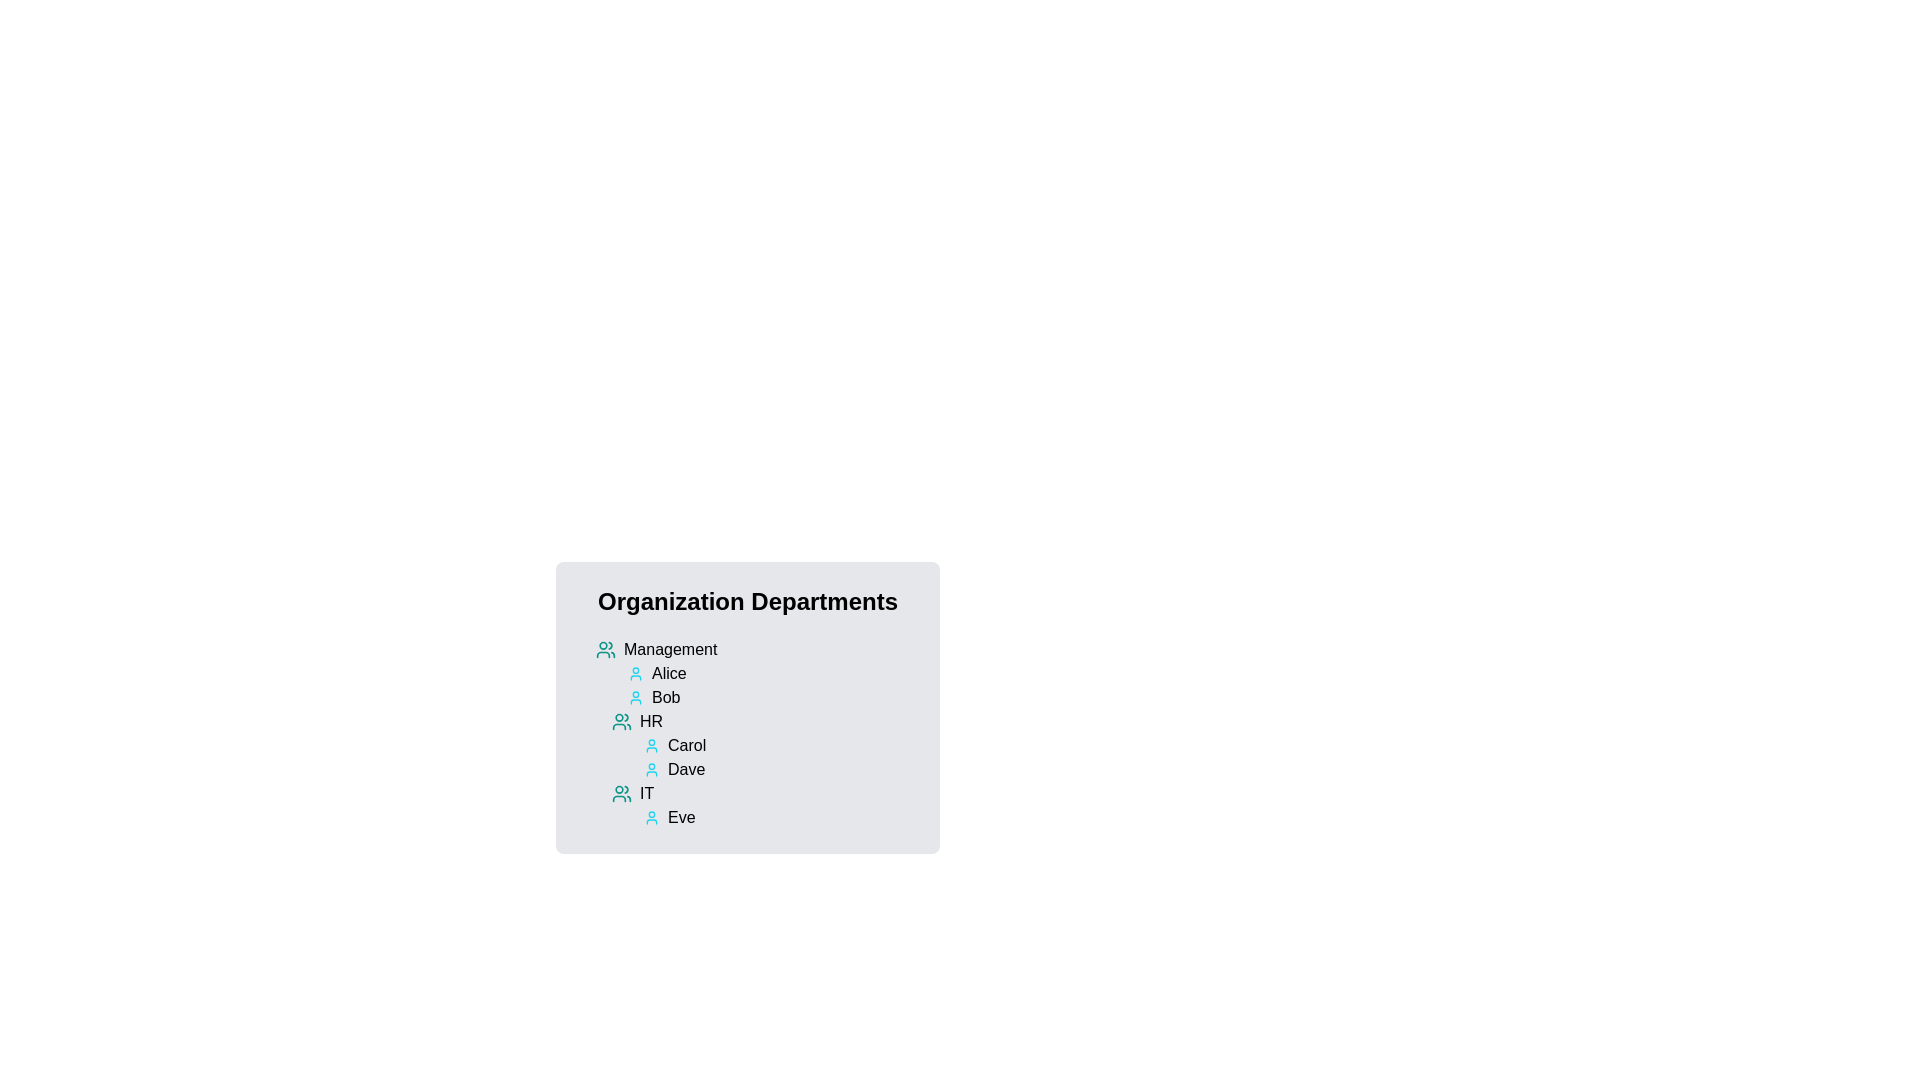 This screenshot has width=1920, height=1080. What do you see at coordinates (762, 805) in the screenshot?
I see `the list item representing 'Eve' in the 'IT' department of the organization chart, which is the last item in the section` at bounding box center [762, 805].